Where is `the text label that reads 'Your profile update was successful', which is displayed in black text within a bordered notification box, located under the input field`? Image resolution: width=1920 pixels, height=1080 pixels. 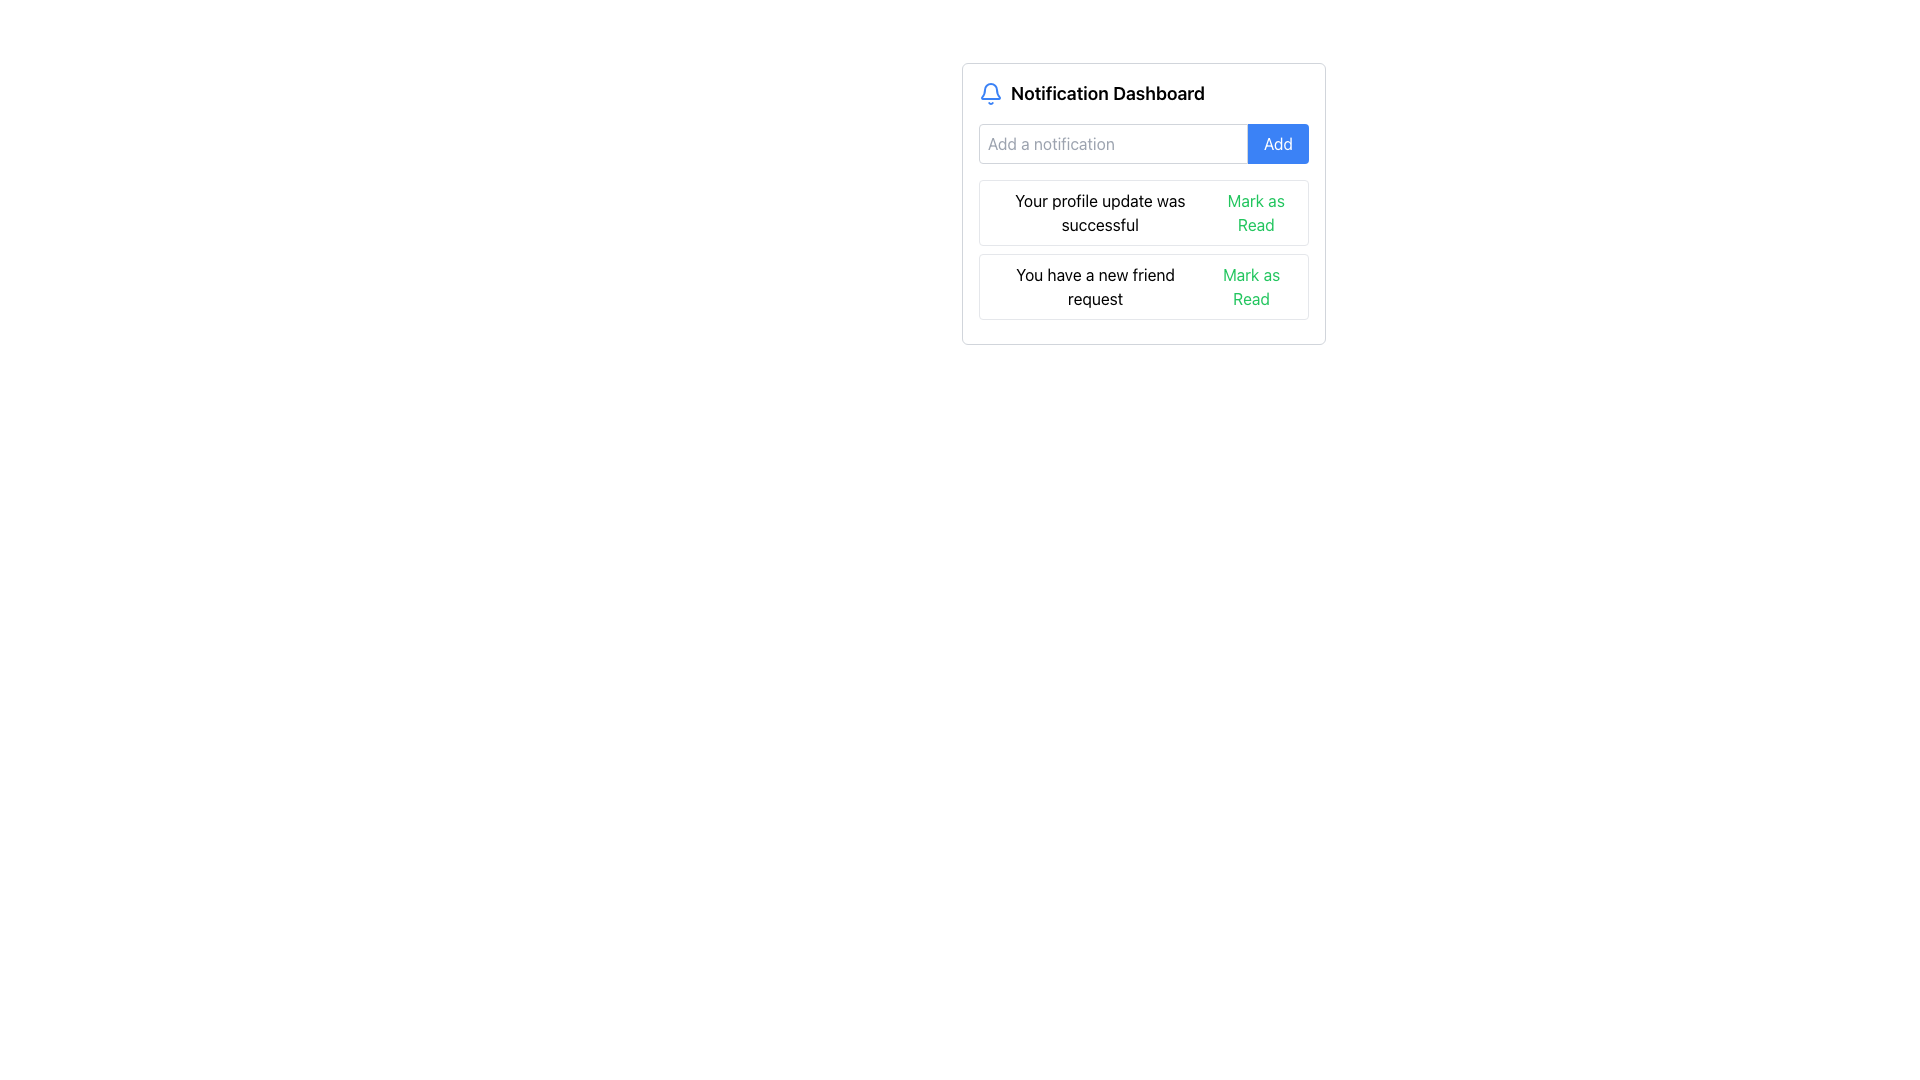 the text label that reads 'Your profile update was successful', which is displayed in black text within a bordered notification box, located under the input field is located at coordinates (1099, 212).